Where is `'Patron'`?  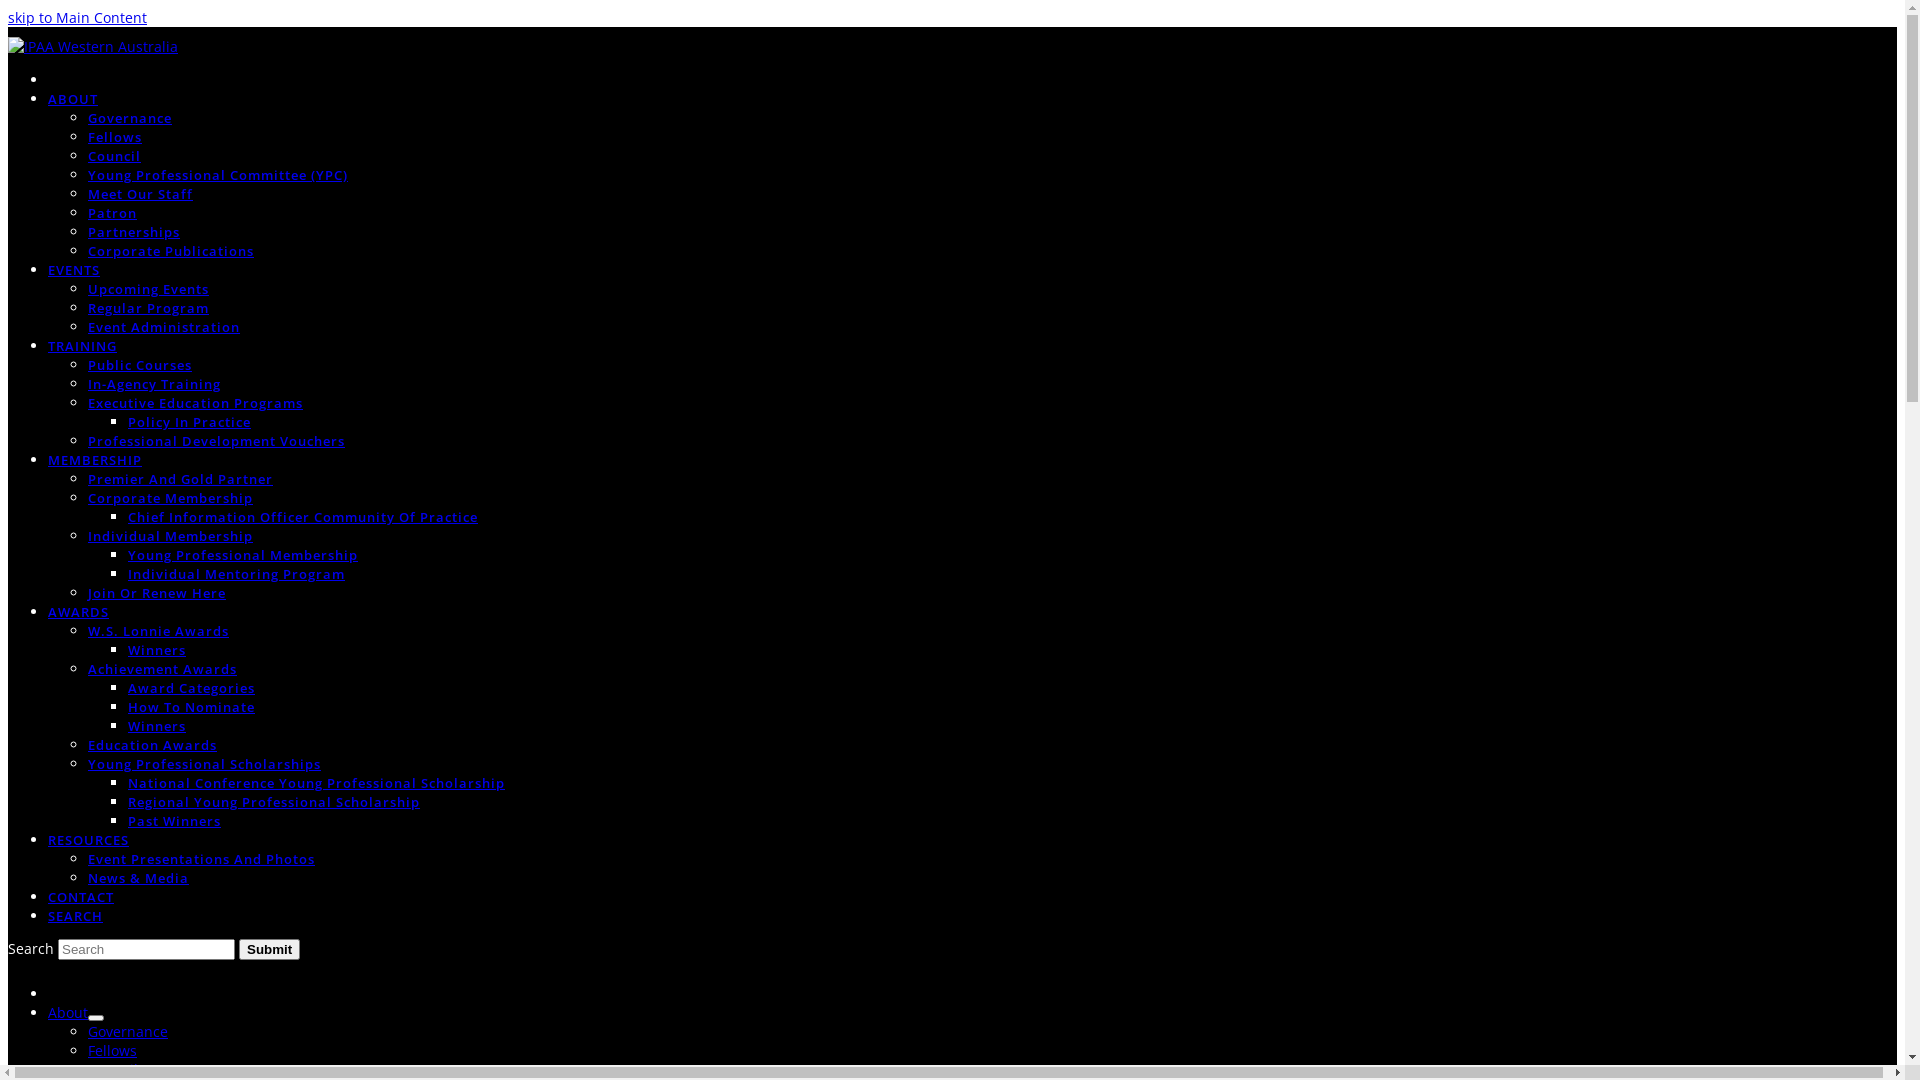 'Patron' is located at coordinates (86, 212).